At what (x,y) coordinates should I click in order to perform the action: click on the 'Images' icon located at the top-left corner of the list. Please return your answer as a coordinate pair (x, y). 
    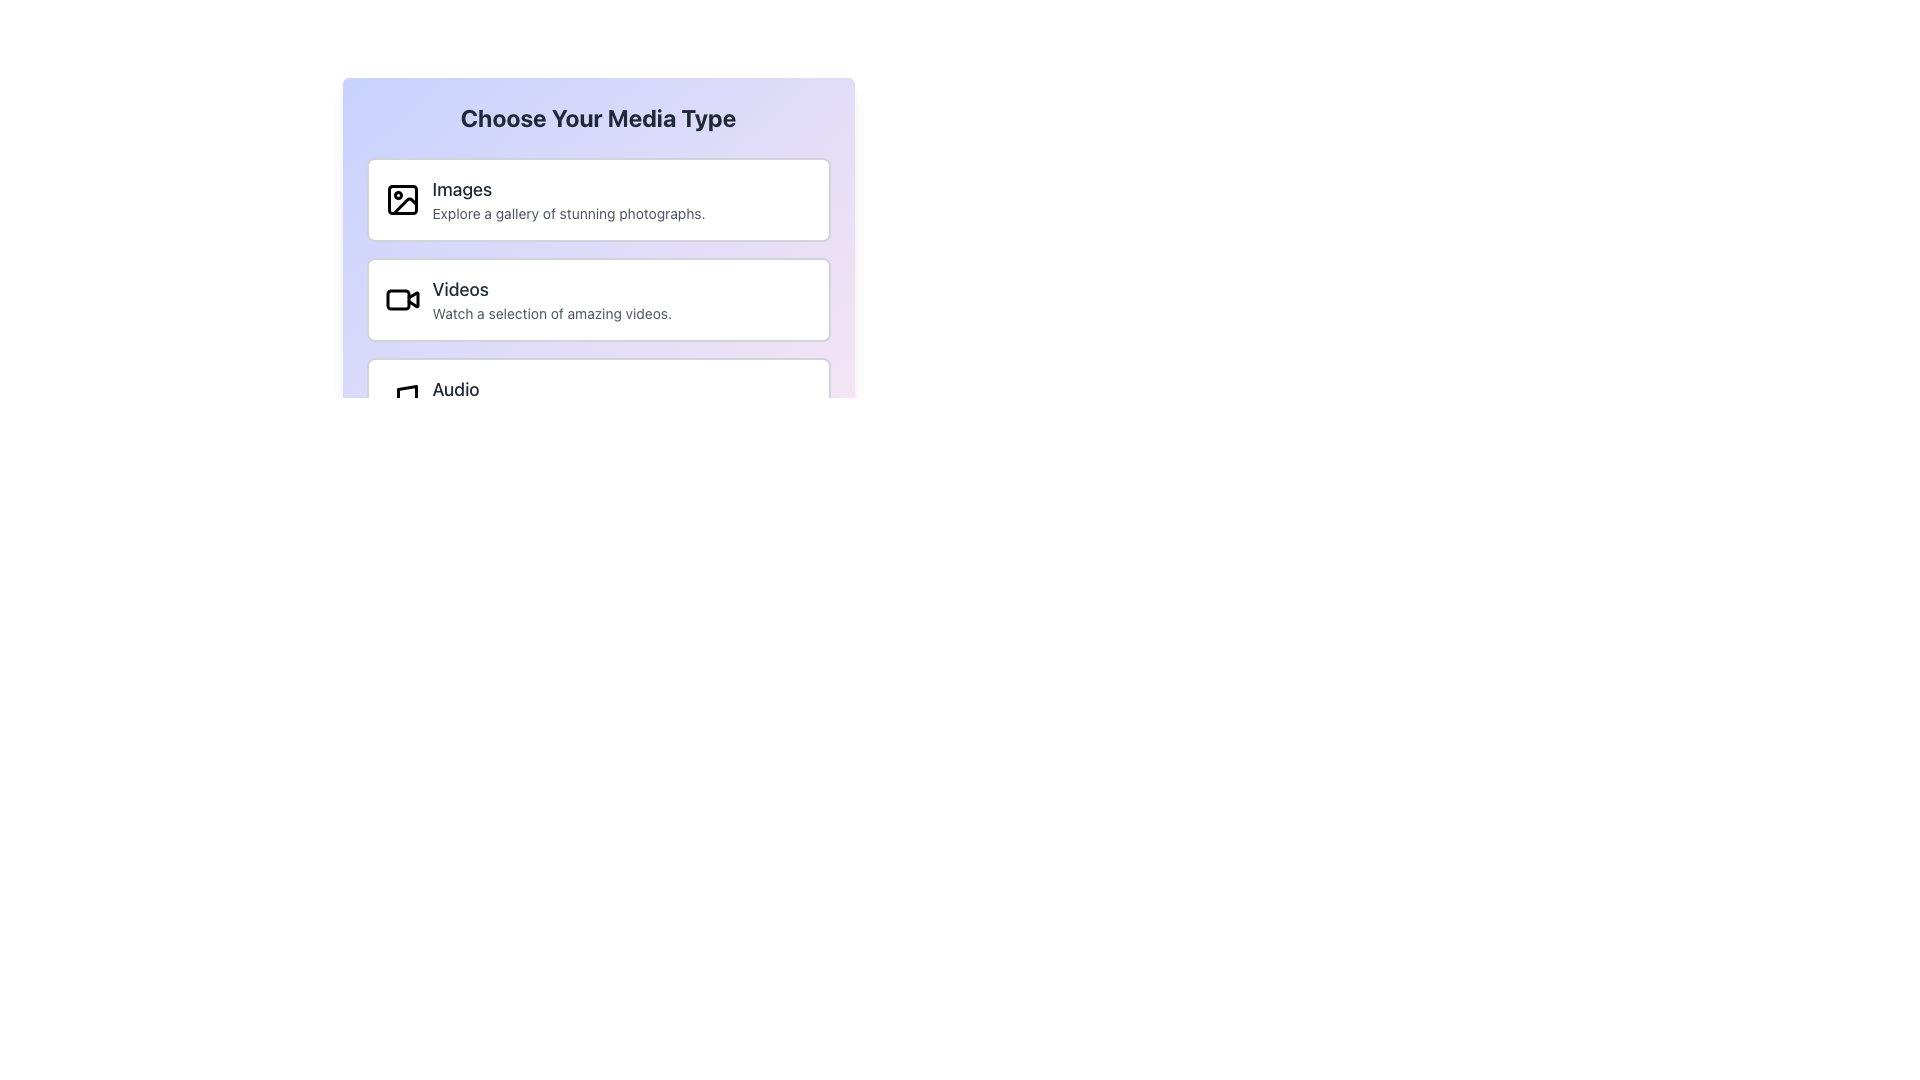
    Looking at the image, I should click on (401, 200).